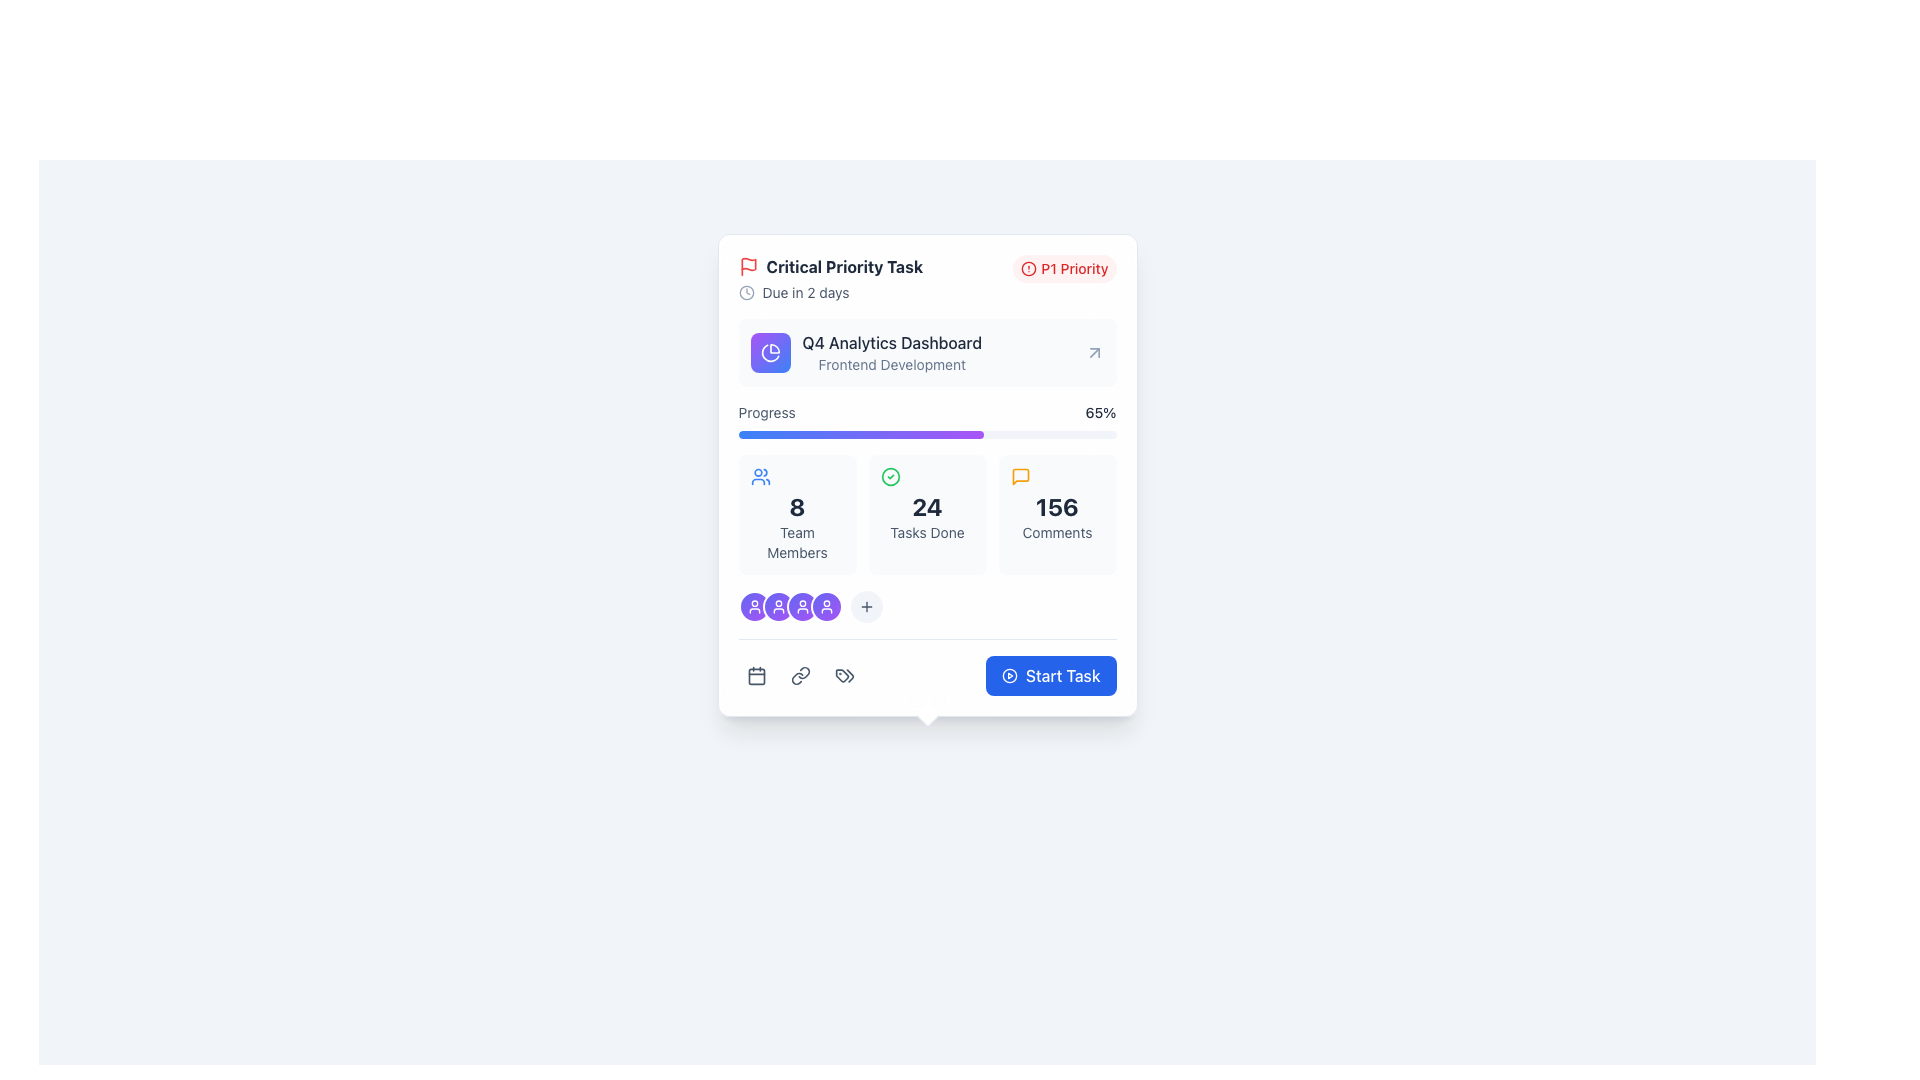  What do you see at coordinates (759, 477) in the screenshot?
I see `the icon representing a group of people with a blue outline located in the top left corner of the '8 Team Members' section in the leftmost column of the grid layout` at bounding box center [759, 477].